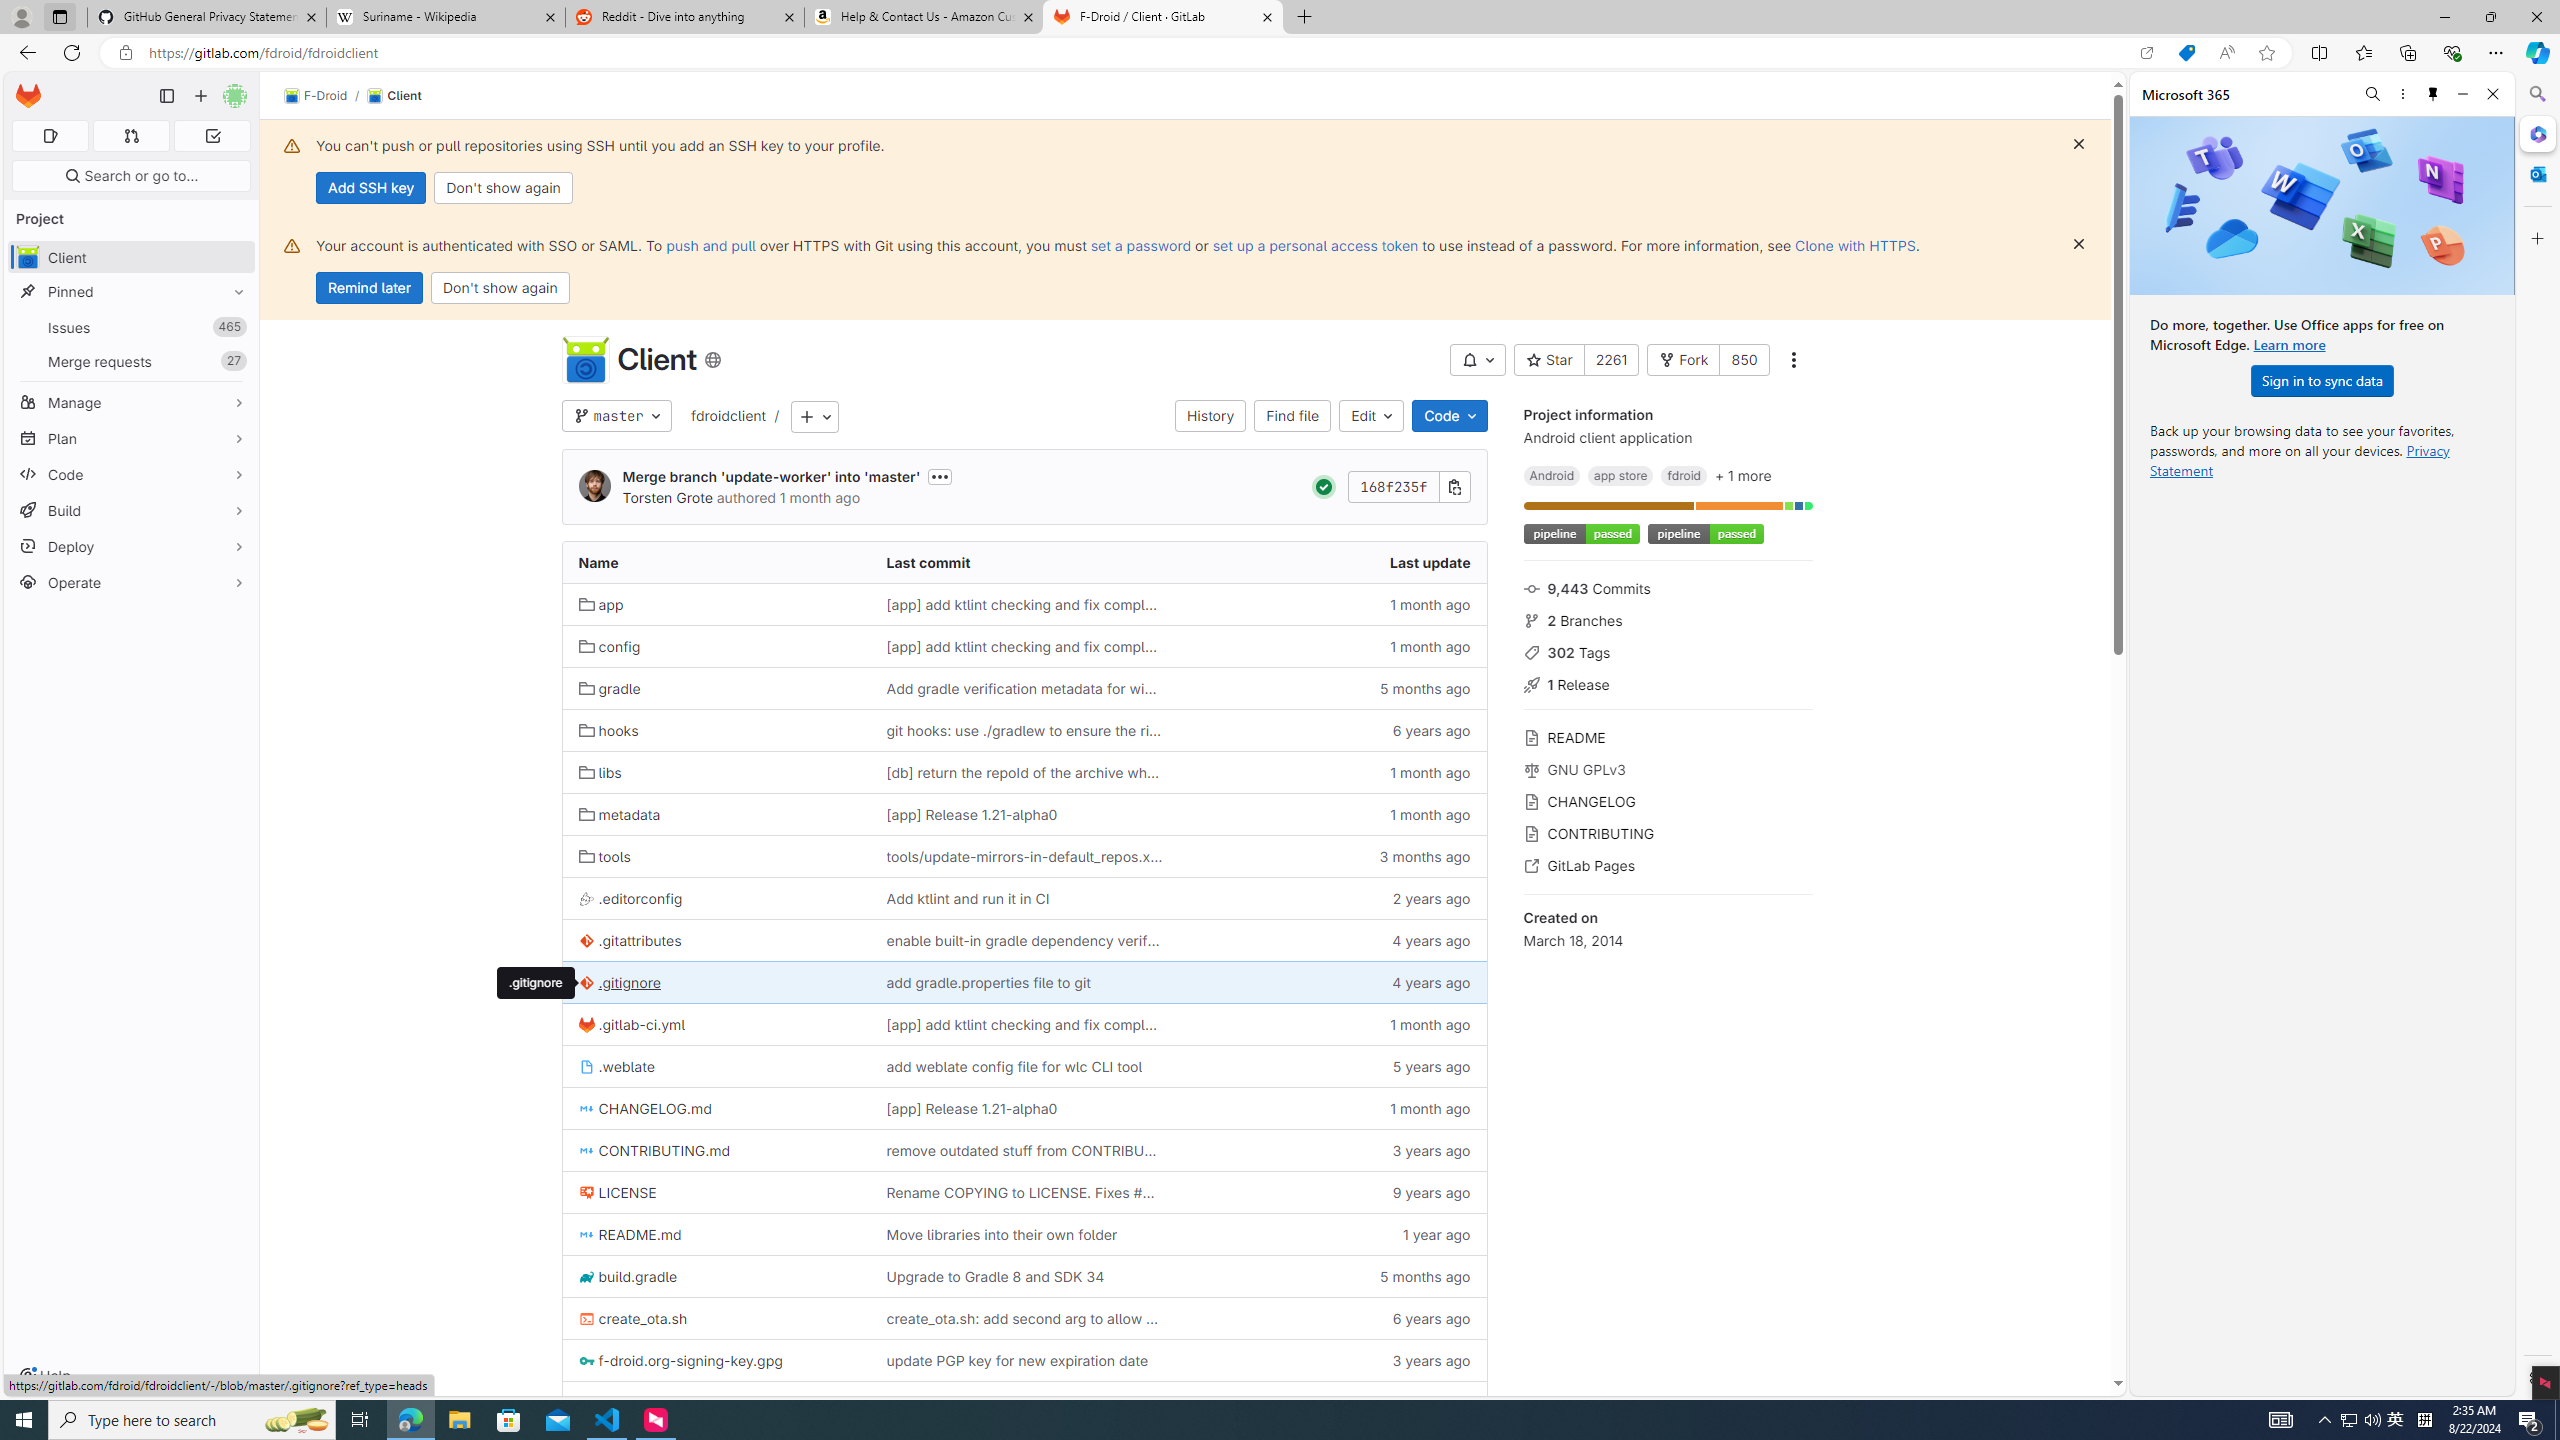  I want to click on 'Add gradle verification metadata for windows', so click(1024, 688).